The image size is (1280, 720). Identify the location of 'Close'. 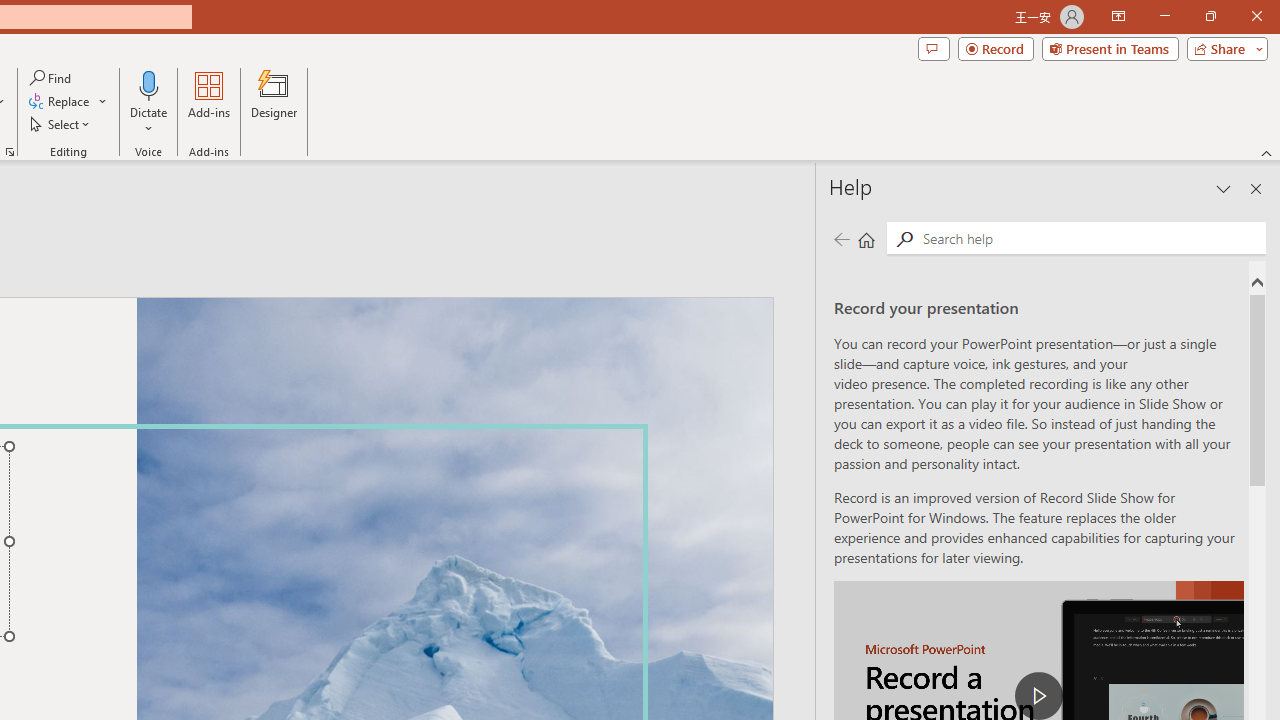
(1255, 16).